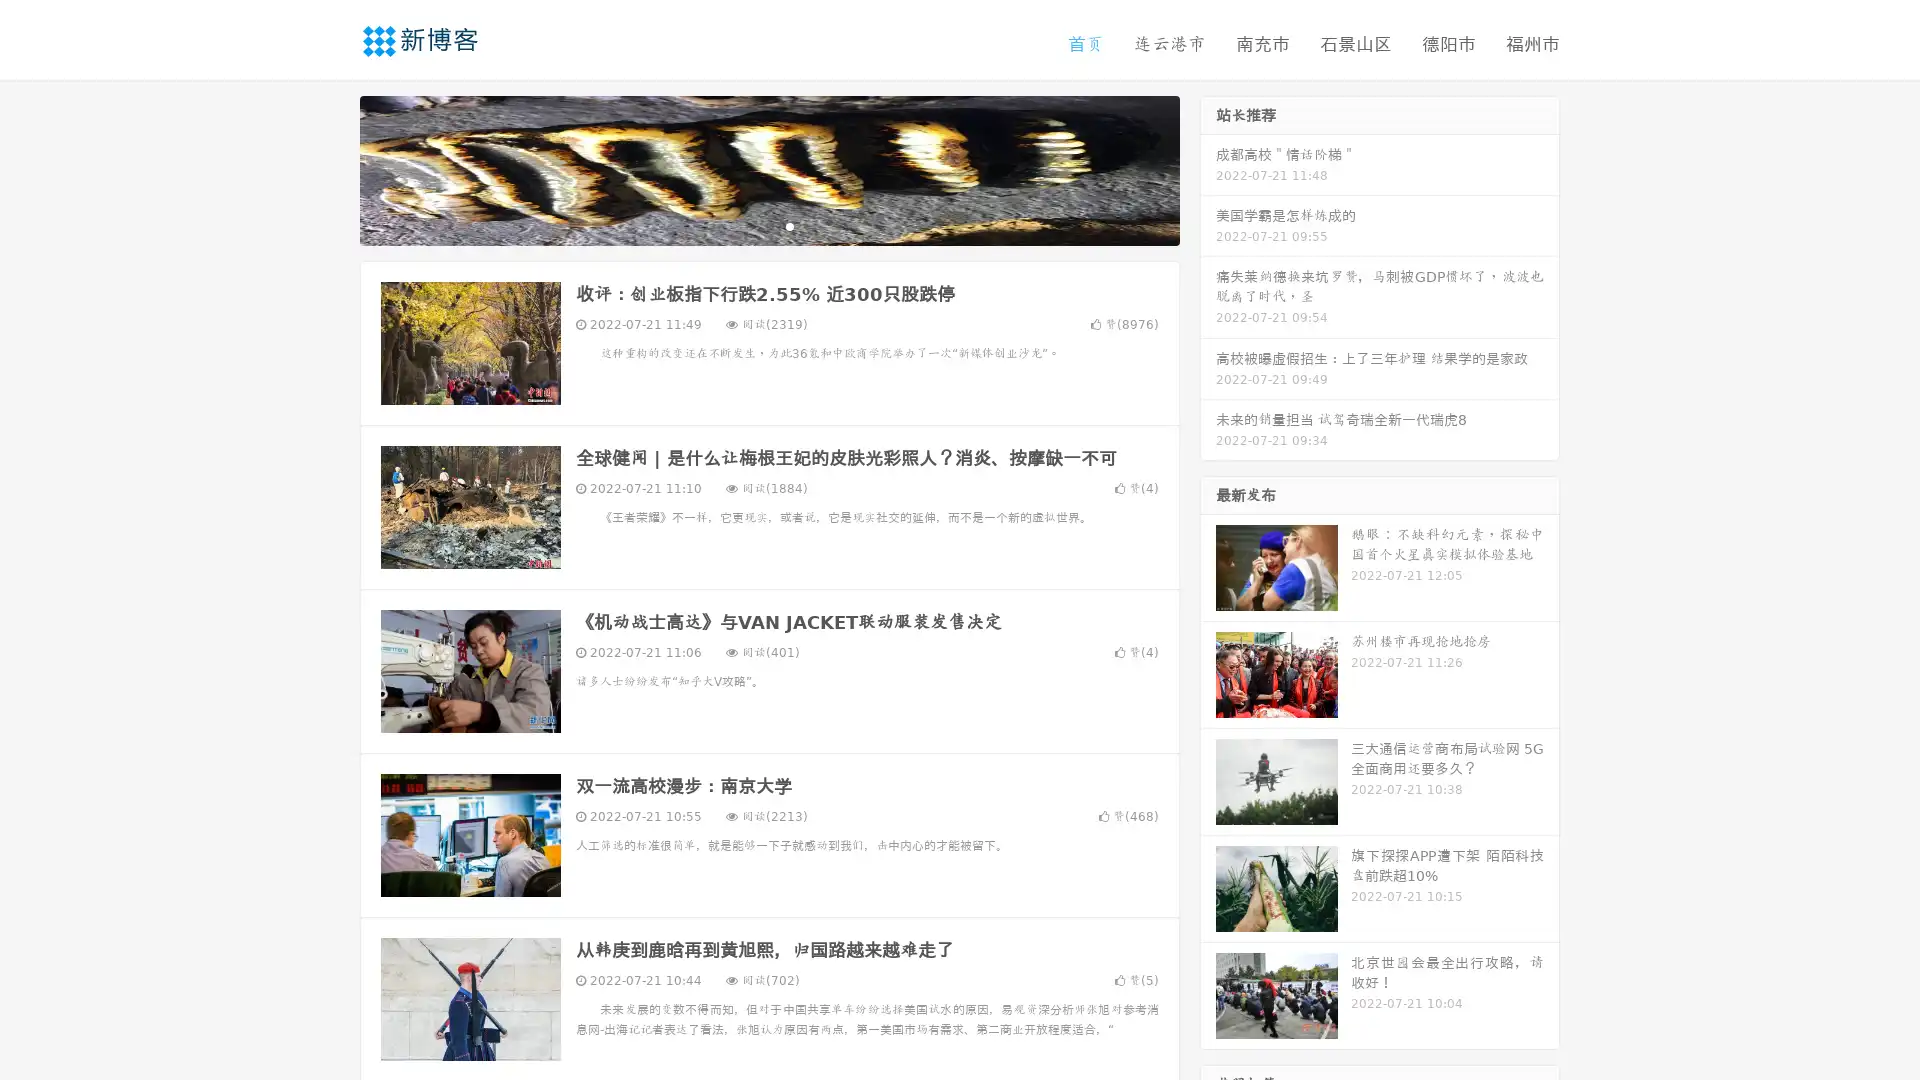  Describe the element at coordinates (748, 225) in the screenshot. I see `Go to slide 1` at that location.